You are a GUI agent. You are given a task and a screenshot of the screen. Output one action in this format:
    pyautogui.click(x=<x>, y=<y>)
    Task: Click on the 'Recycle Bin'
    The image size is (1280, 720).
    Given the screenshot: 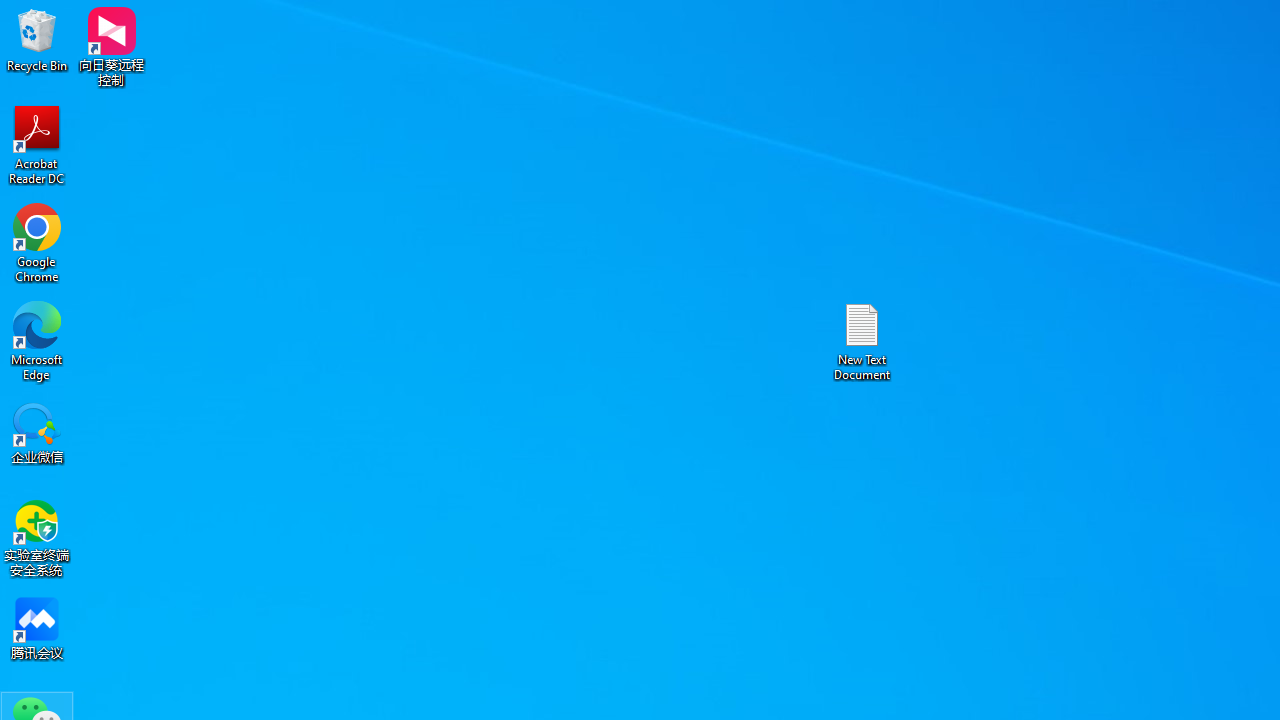 What is the action you would take?
    pyautogui.click(x=37, y=39)
    